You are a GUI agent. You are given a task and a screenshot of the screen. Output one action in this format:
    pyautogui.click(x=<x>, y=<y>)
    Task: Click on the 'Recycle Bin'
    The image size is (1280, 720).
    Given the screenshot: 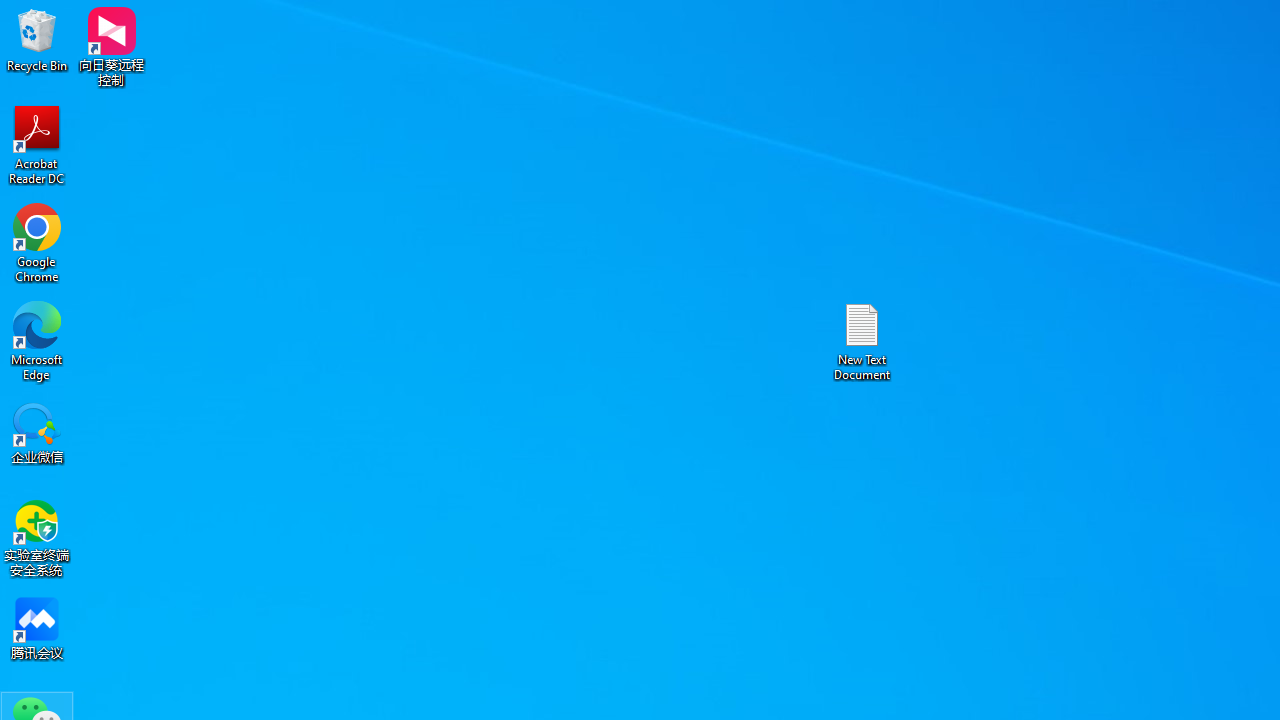 What is the action you would take?
    pyautogui.click(x=37, y=39)
    